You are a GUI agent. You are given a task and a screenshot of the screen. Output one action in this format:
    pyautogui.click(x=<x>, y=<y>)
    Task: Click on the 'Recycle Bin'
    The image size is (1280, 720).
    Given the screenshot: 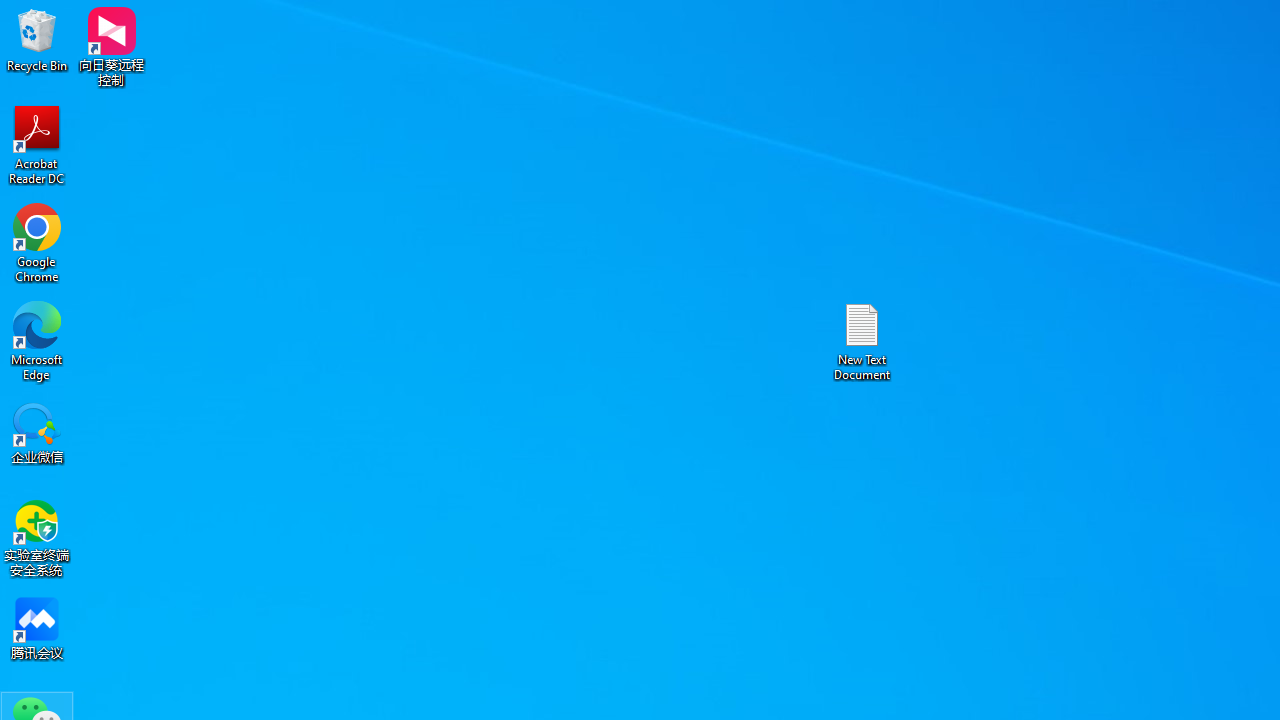 What is the action you would take?
    pyautogui.click(x=37, y=39)
    